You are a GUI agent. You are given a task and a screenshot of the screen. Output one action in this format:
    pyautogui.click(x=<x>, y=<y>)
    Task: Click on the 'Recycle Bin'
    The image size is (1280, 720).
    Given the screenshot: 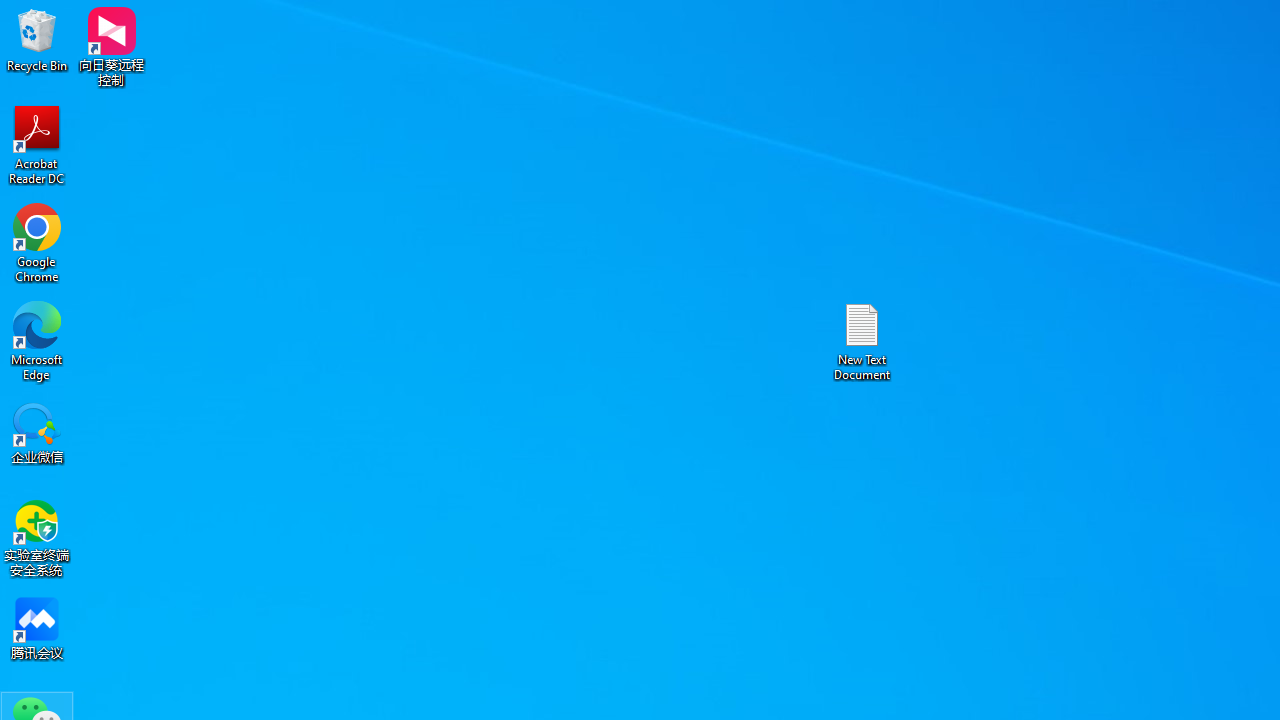 What is the action you would take?
    pyautogui.click(x=37, y=39)
    